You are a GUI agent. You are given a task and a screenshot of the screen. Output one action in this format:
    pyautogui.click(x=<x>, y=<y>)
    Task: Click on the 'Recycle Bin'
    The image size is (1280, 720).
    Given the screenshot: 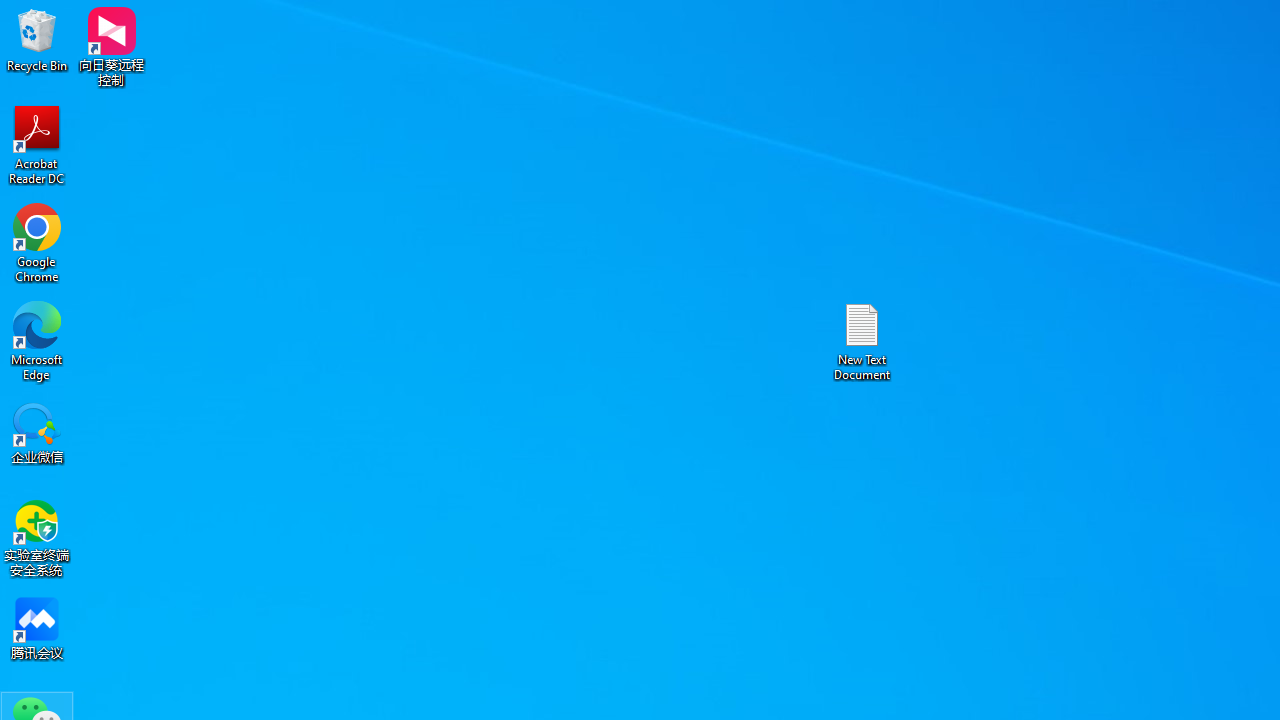 What is the action you would take?
    pyautogui.click(x=37, y=39)
    